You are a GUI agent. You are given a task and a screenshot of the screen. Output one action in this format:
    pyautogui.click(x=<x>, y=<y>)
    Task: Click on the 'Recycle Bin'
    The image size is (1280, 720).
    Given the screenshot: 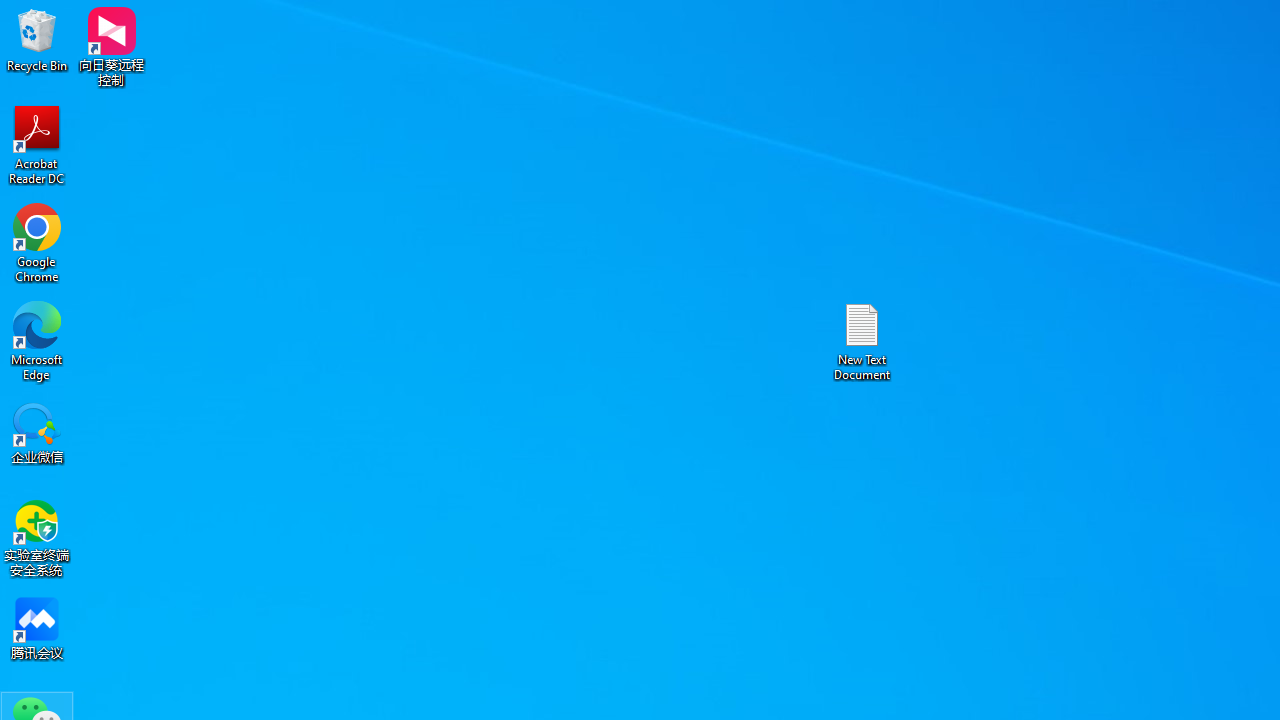 What is the action you would take?
    pyautogui.click(x=37, y=39)
    